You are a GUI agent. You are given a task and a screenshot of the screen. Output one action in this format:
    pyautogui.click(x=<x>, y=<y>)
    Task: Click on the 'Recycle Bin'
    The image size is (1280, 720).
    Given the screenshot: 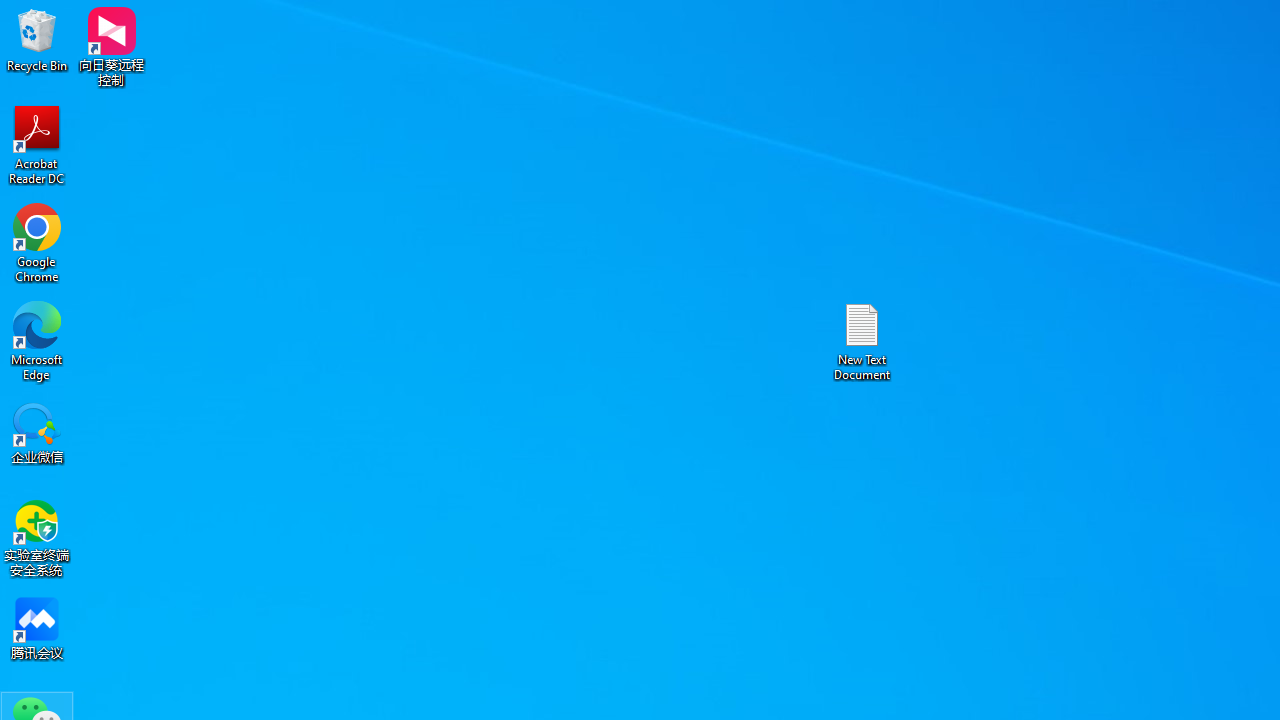 What is the action you would take?
    pyautogui.click(x=37, y=39)
    